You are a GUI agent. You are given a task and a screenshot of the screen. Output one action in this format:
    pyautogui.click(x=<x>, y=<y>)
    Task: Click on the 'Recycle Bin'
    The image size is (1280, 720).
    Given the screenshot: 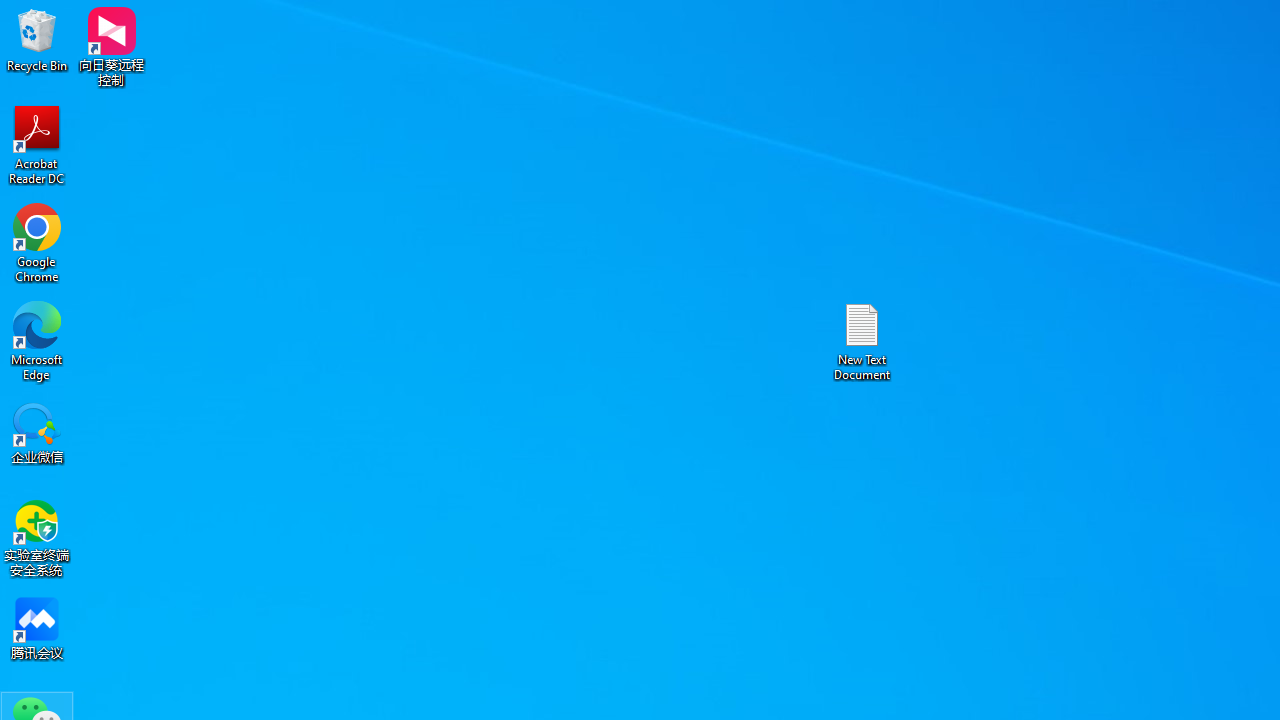 What is the action you would take?
    pyautogui.click(x=37, y=39)
    